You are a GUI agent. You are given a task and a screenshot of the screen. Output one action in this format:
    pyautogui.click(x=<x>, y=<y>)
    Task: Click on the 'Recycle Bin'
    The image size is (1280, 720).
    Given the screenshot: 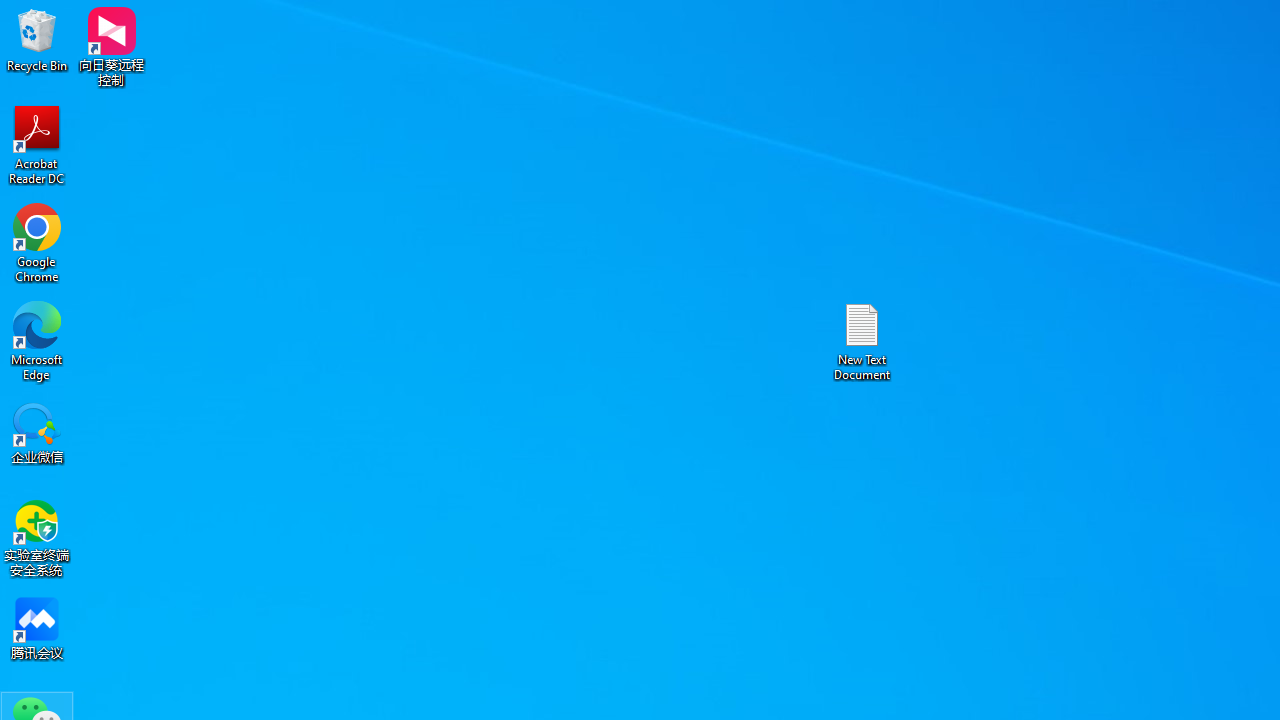 What is the action you would take?
    pyautogui.click(x=37, y=39)
    